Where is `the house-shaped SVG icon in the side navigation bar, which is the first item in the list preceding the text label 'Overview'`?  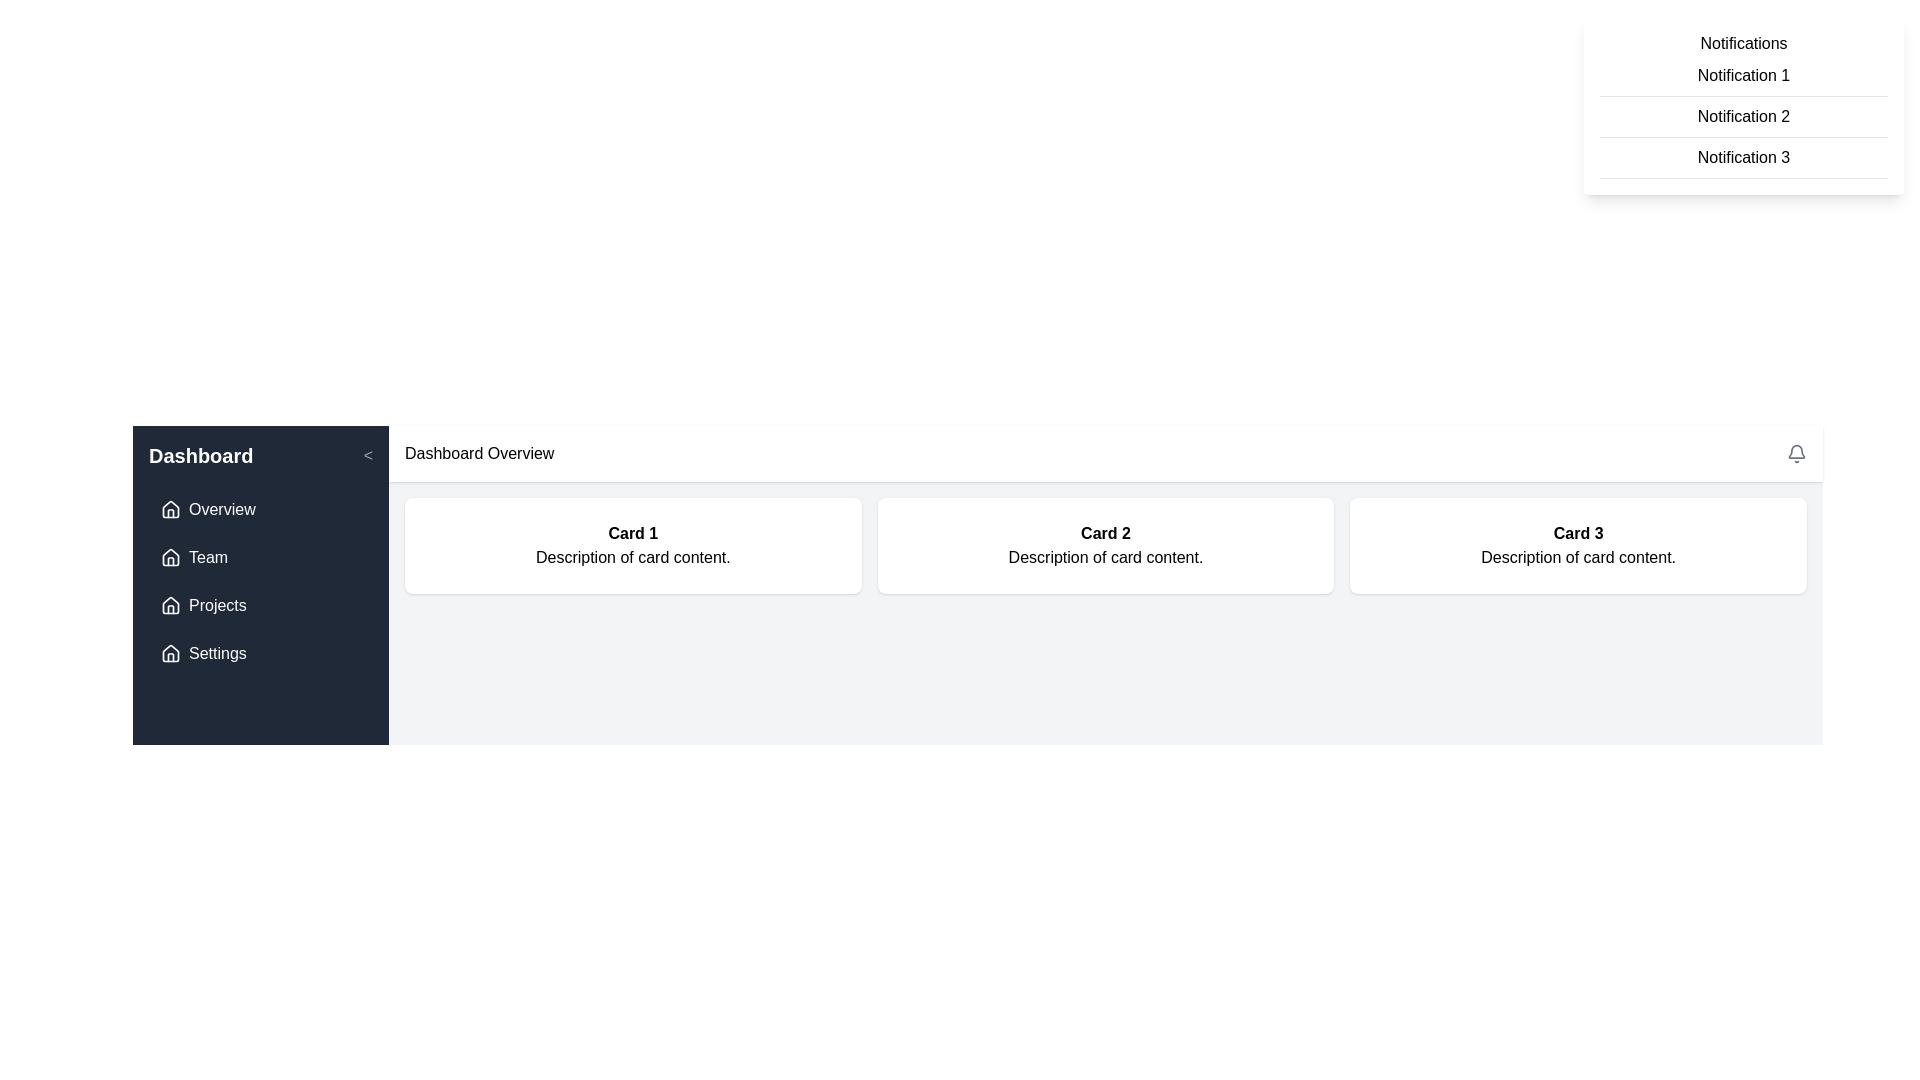
the house-shaped SVG icon in the side navigation bar, which is the first item in the list preceding the text label 'Overview' is located at coordinates (171, 508).